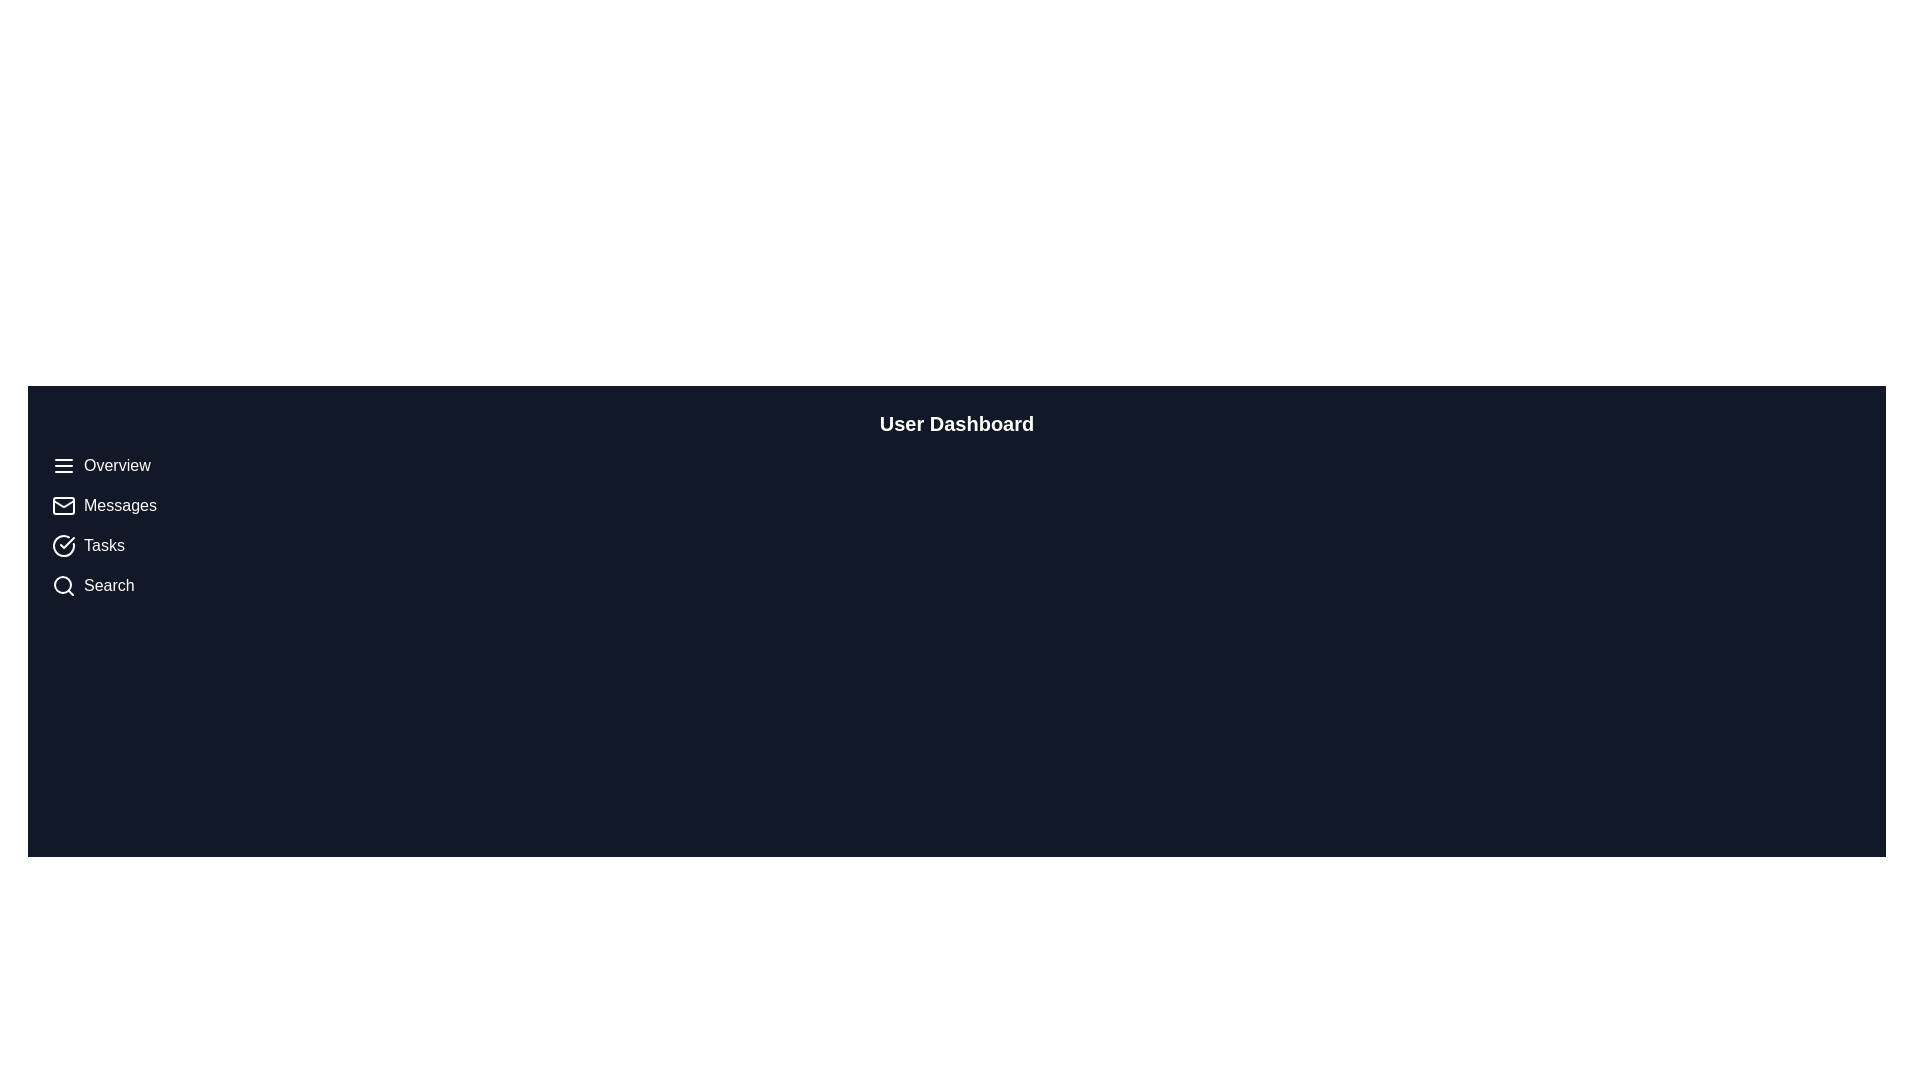  Describe the element at coordinates (103, 546) in the screenshot. I see `the static text label that identifies a navigation option related to tasks, which is the third item in the vertical navigation menu on the left side of the interface` at that location.